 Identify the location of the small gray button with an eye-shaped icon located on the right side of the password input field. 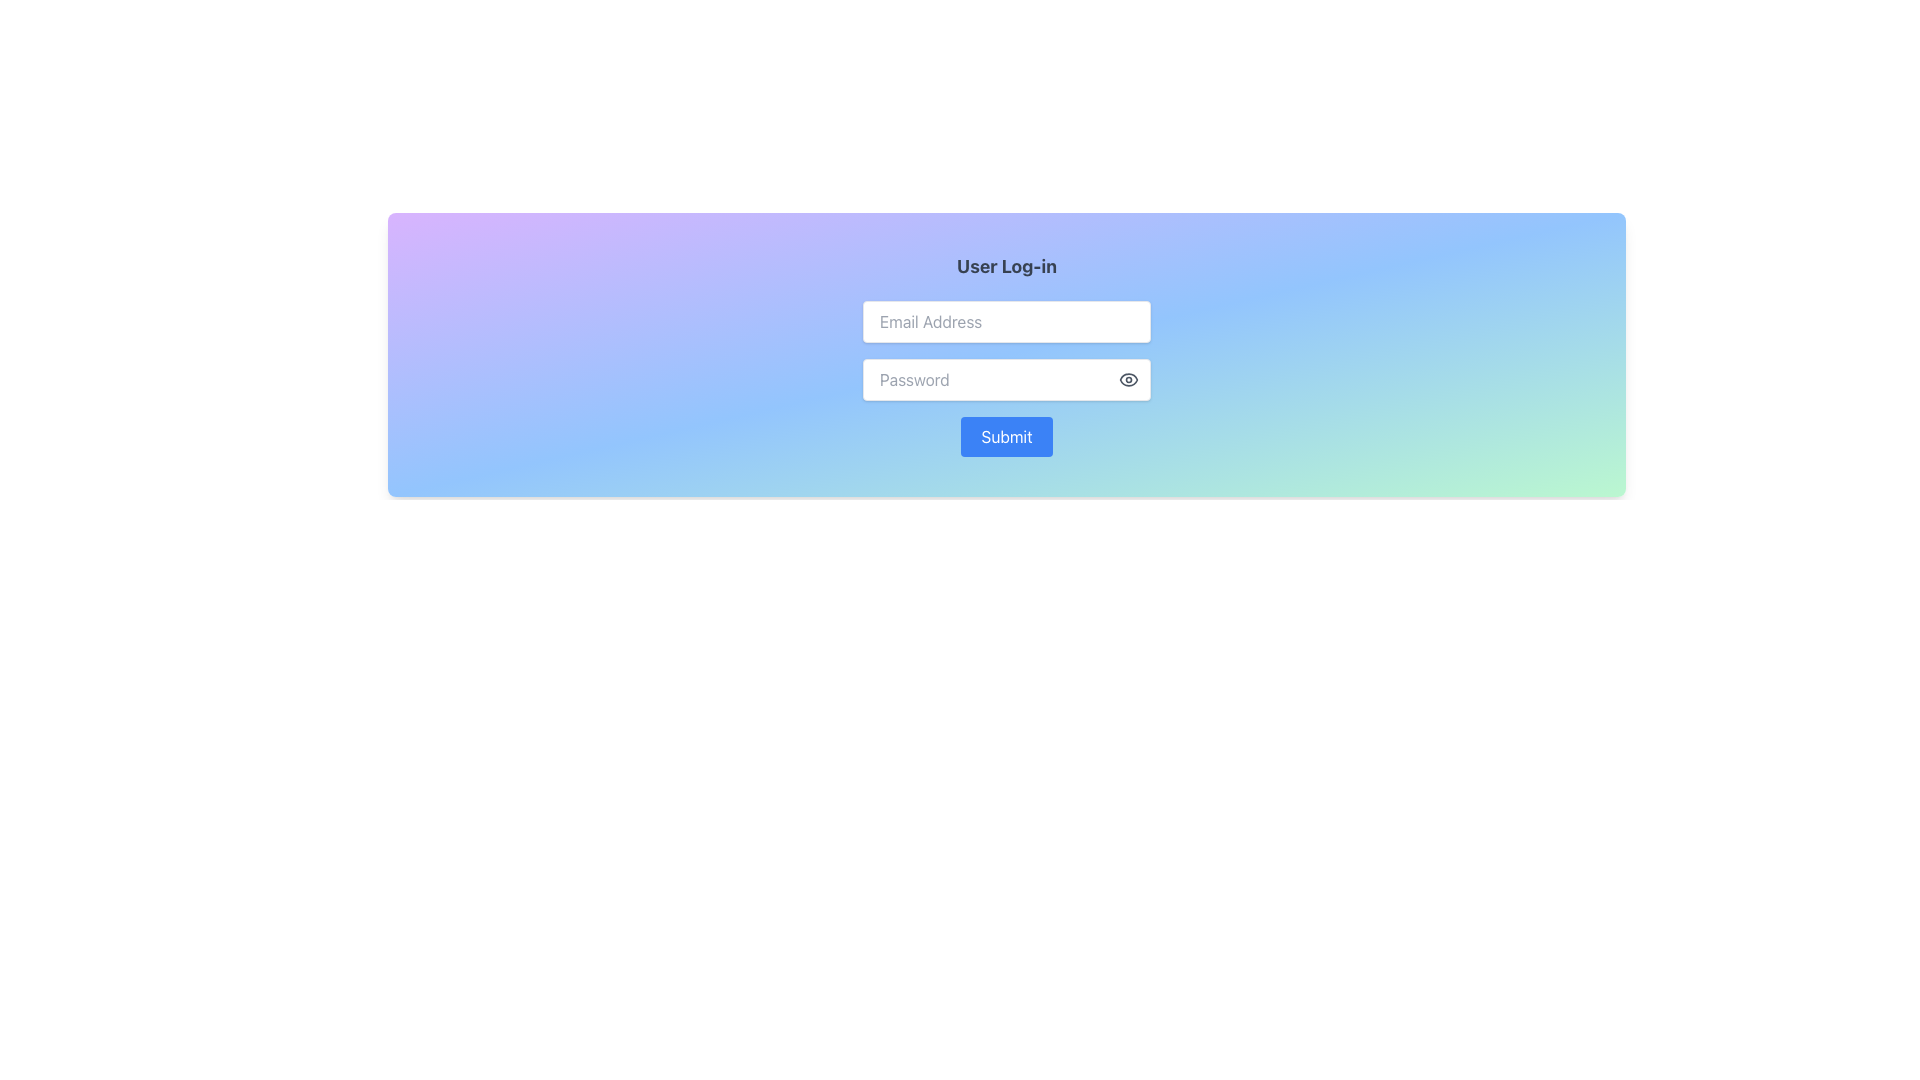
(1128, 380).